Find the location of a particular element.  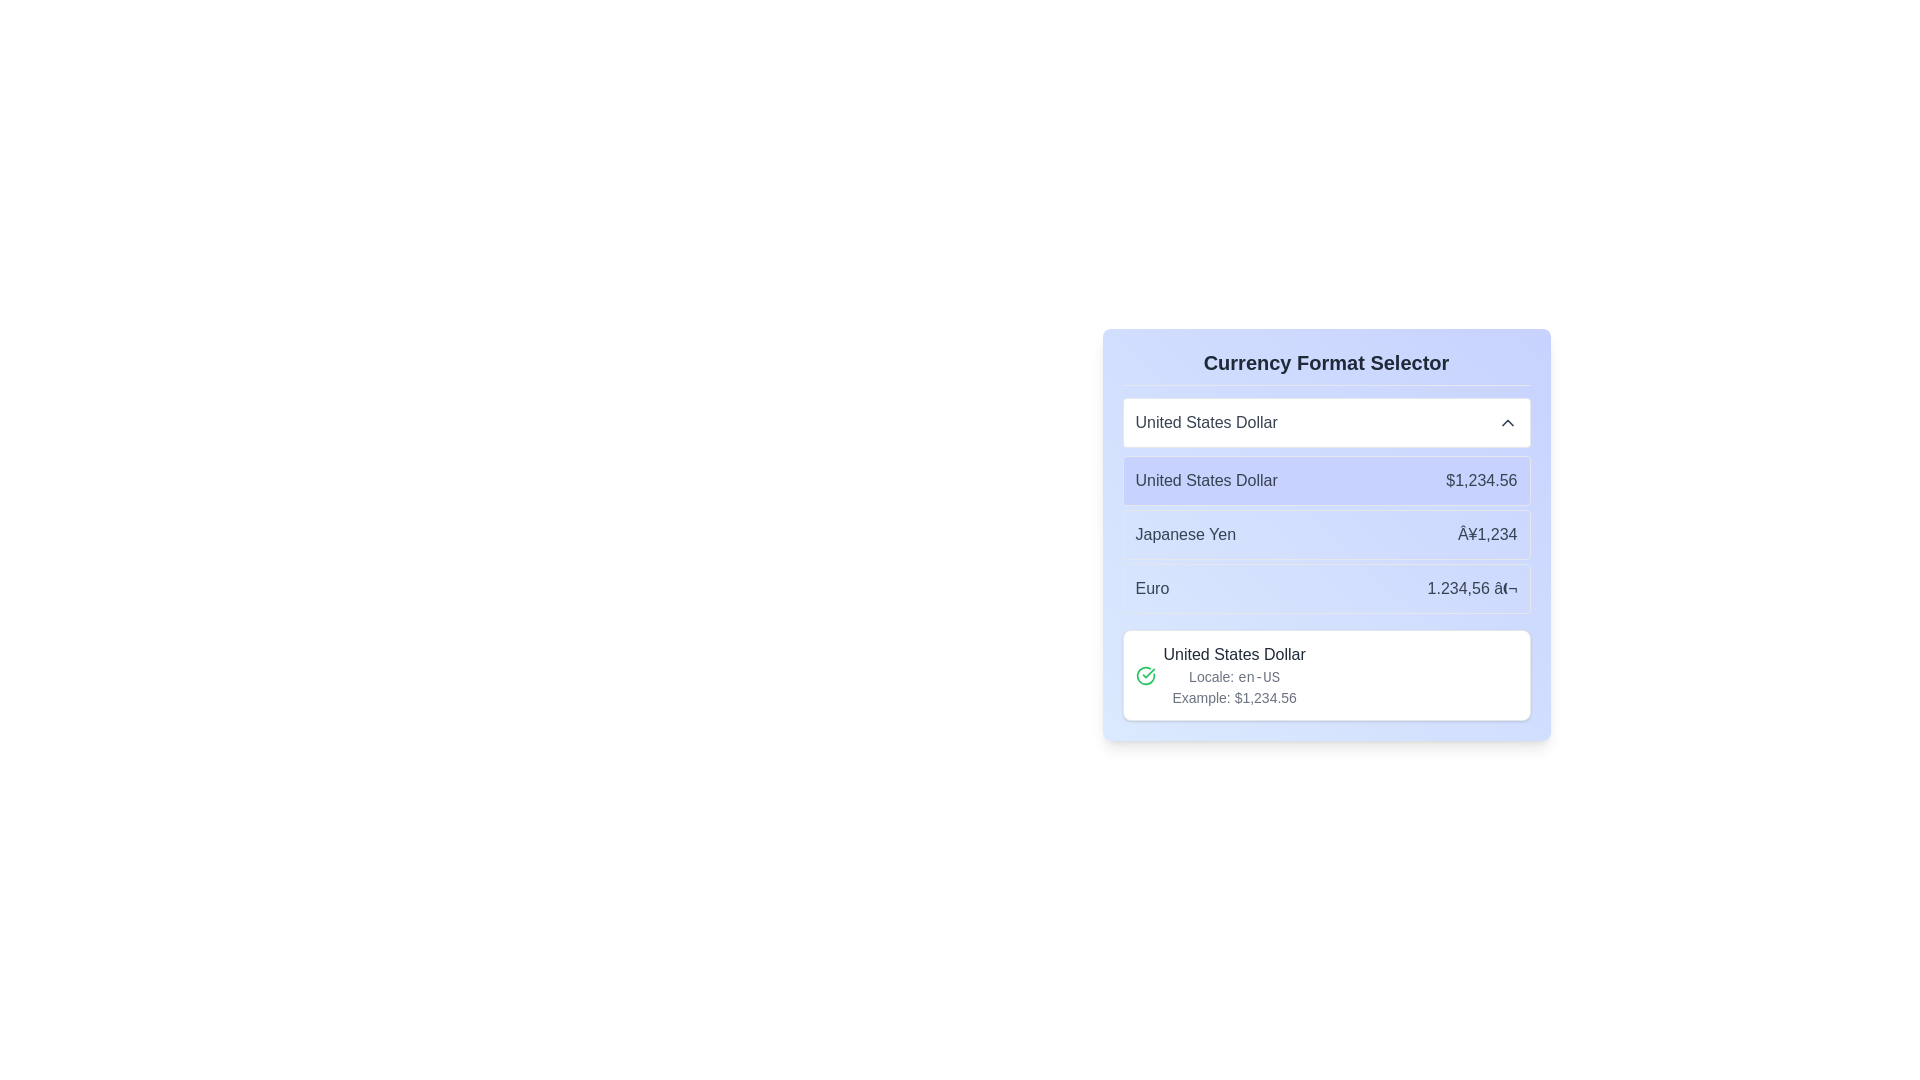

the Text label indicating the currently selected currency format, which is located inside the currency selector component, adjacent to the dropdown arrow icon is located at coordinates (1205, 422).